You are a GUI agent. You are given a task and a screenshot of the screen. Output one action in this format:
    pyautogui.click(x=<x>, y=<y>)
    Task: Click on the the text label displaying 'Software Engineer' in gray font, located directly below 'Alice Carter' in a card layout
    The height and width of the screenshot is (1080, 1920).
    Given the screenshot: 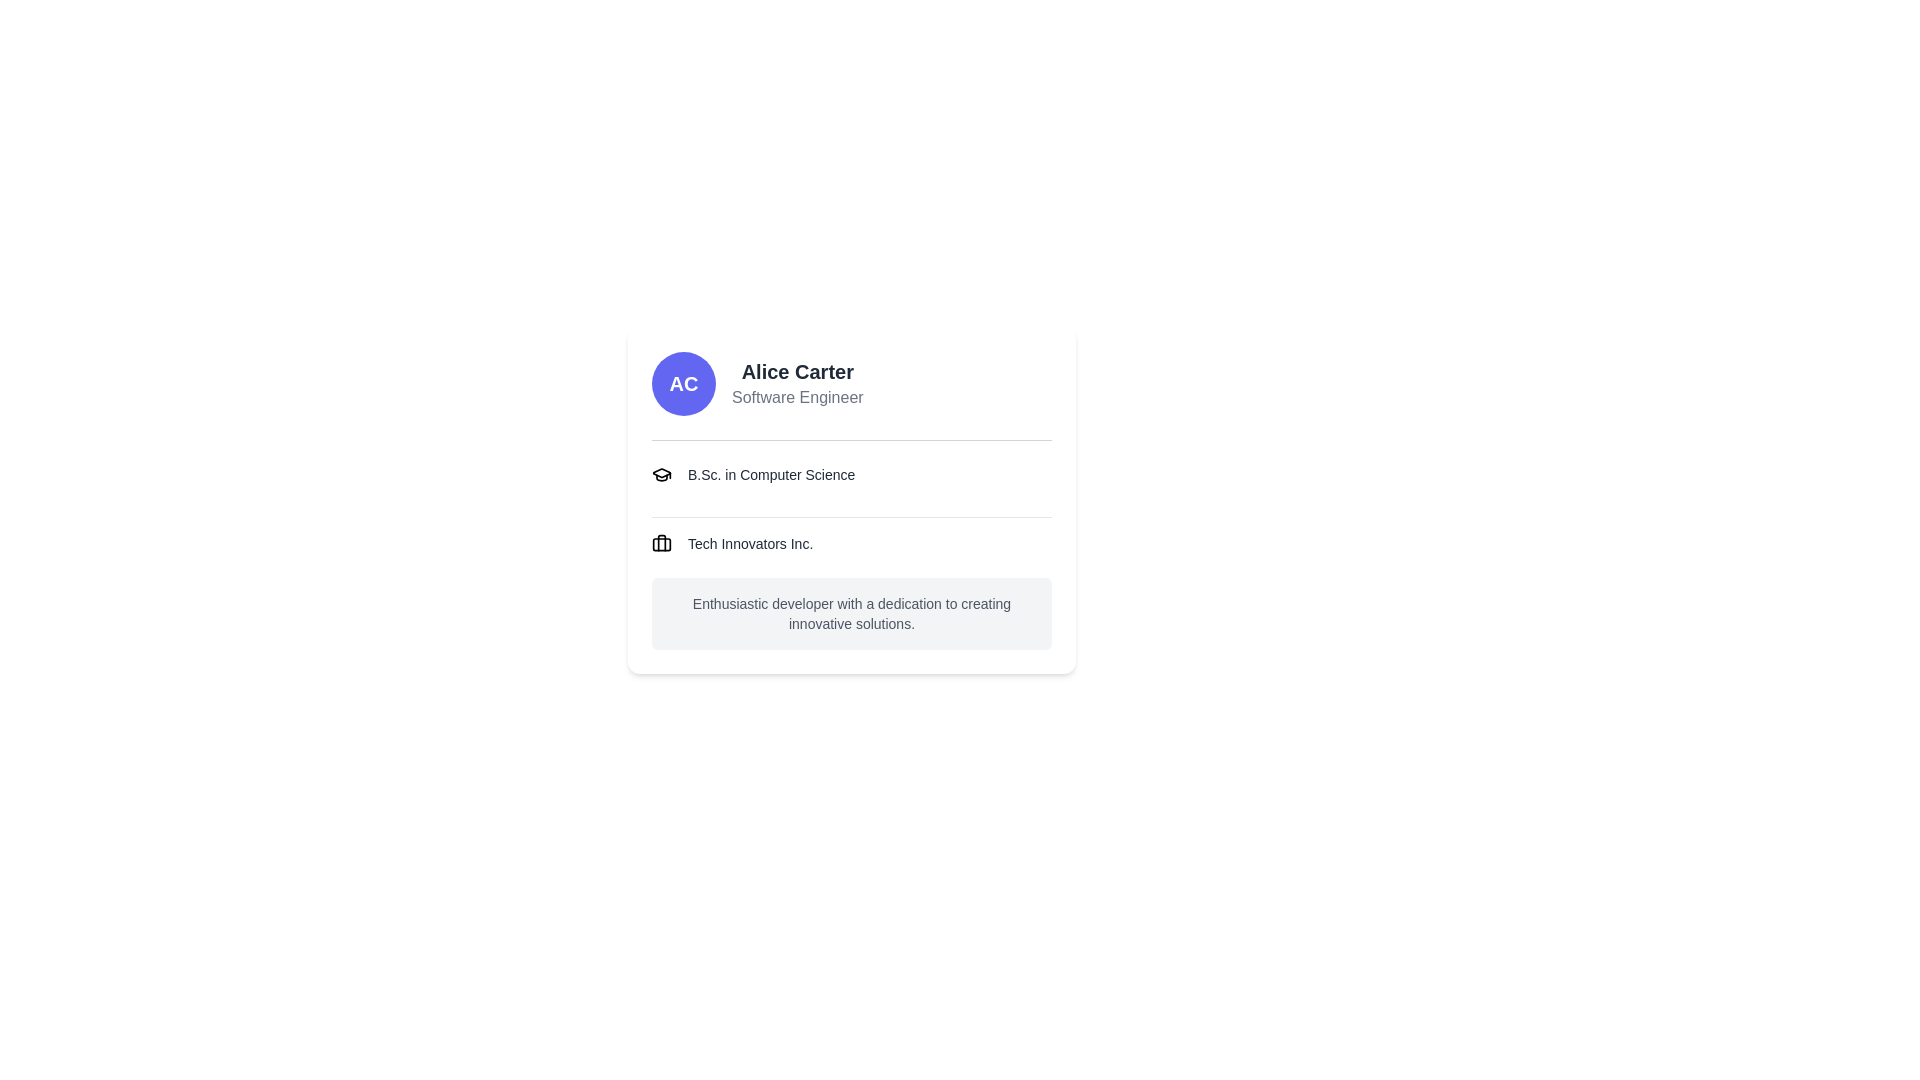 What is the action you would take?
    pyautogui.click(x=796, y=397)
    